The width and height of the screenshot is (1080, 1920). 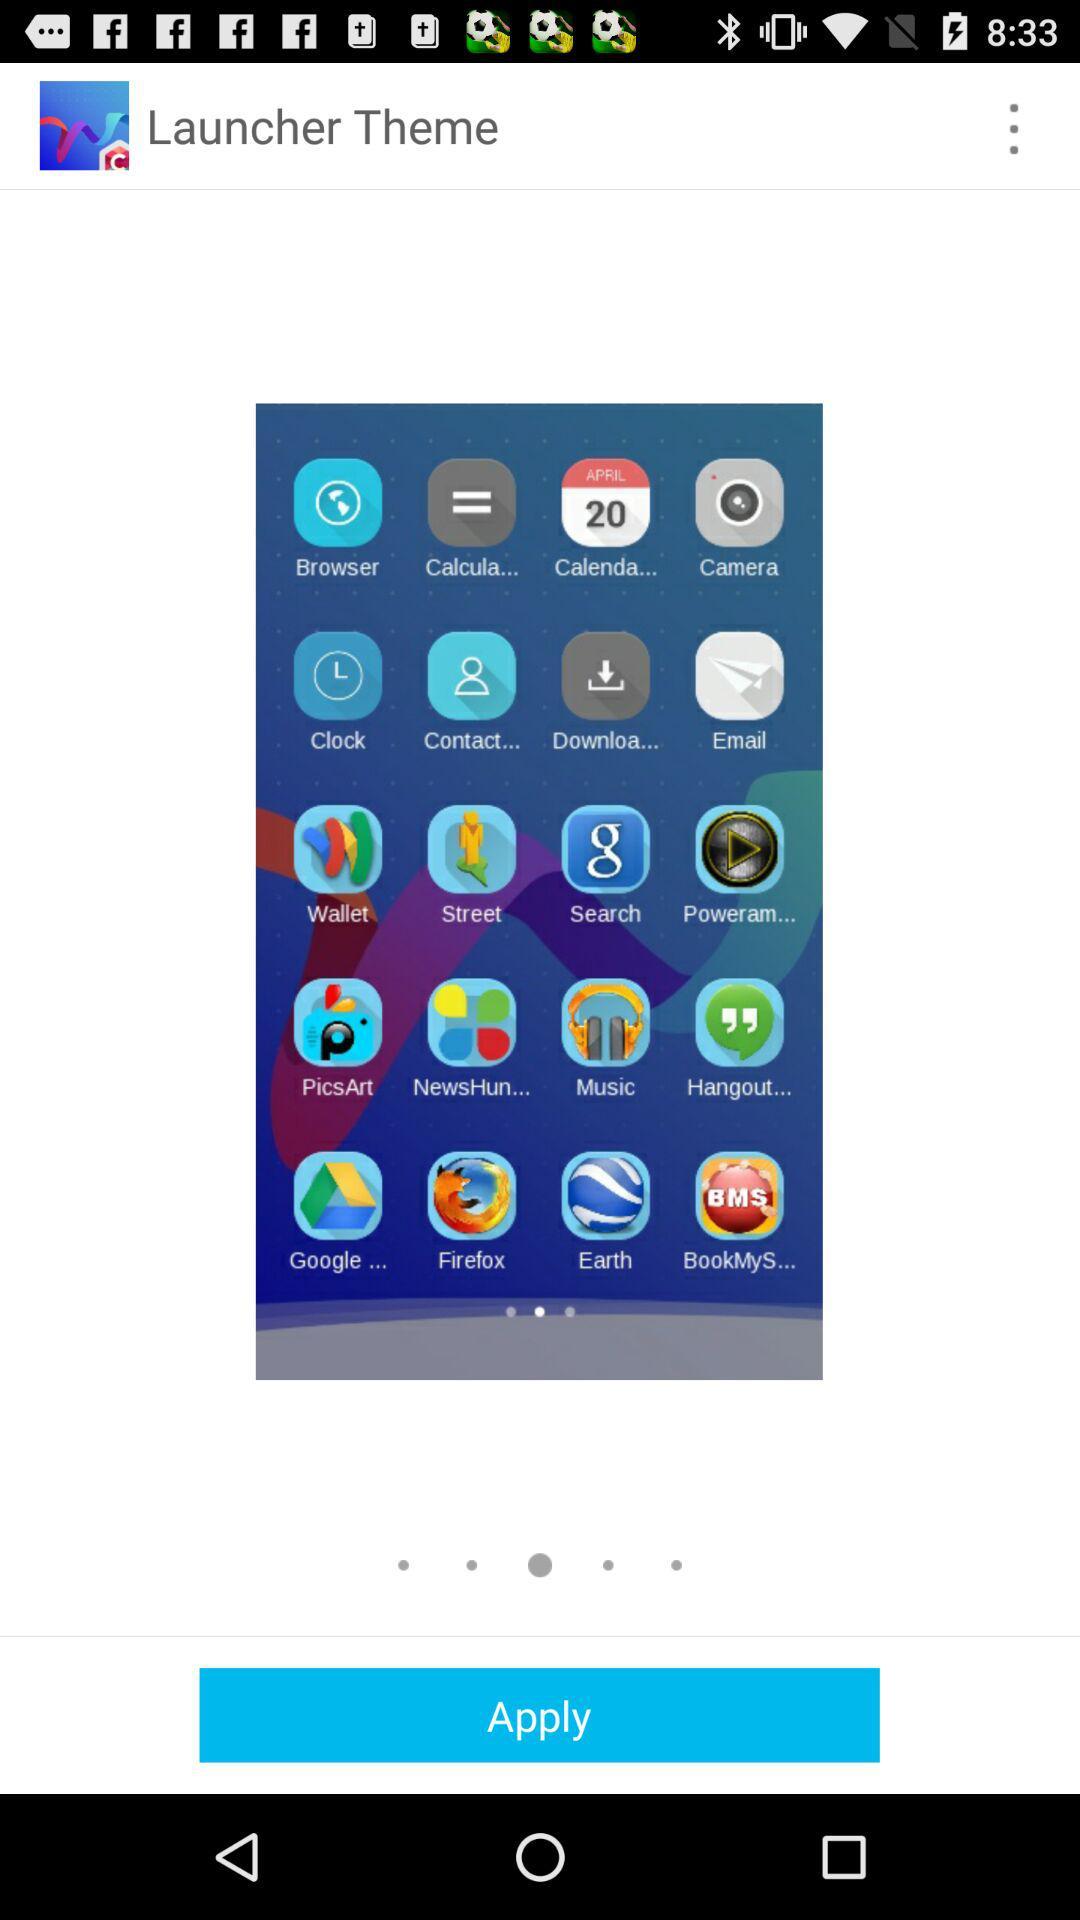 What do you see at coordinates (1014, 128) in the screenshot?
I see `icon at the top right corner` at bounding box center [1014, 128].